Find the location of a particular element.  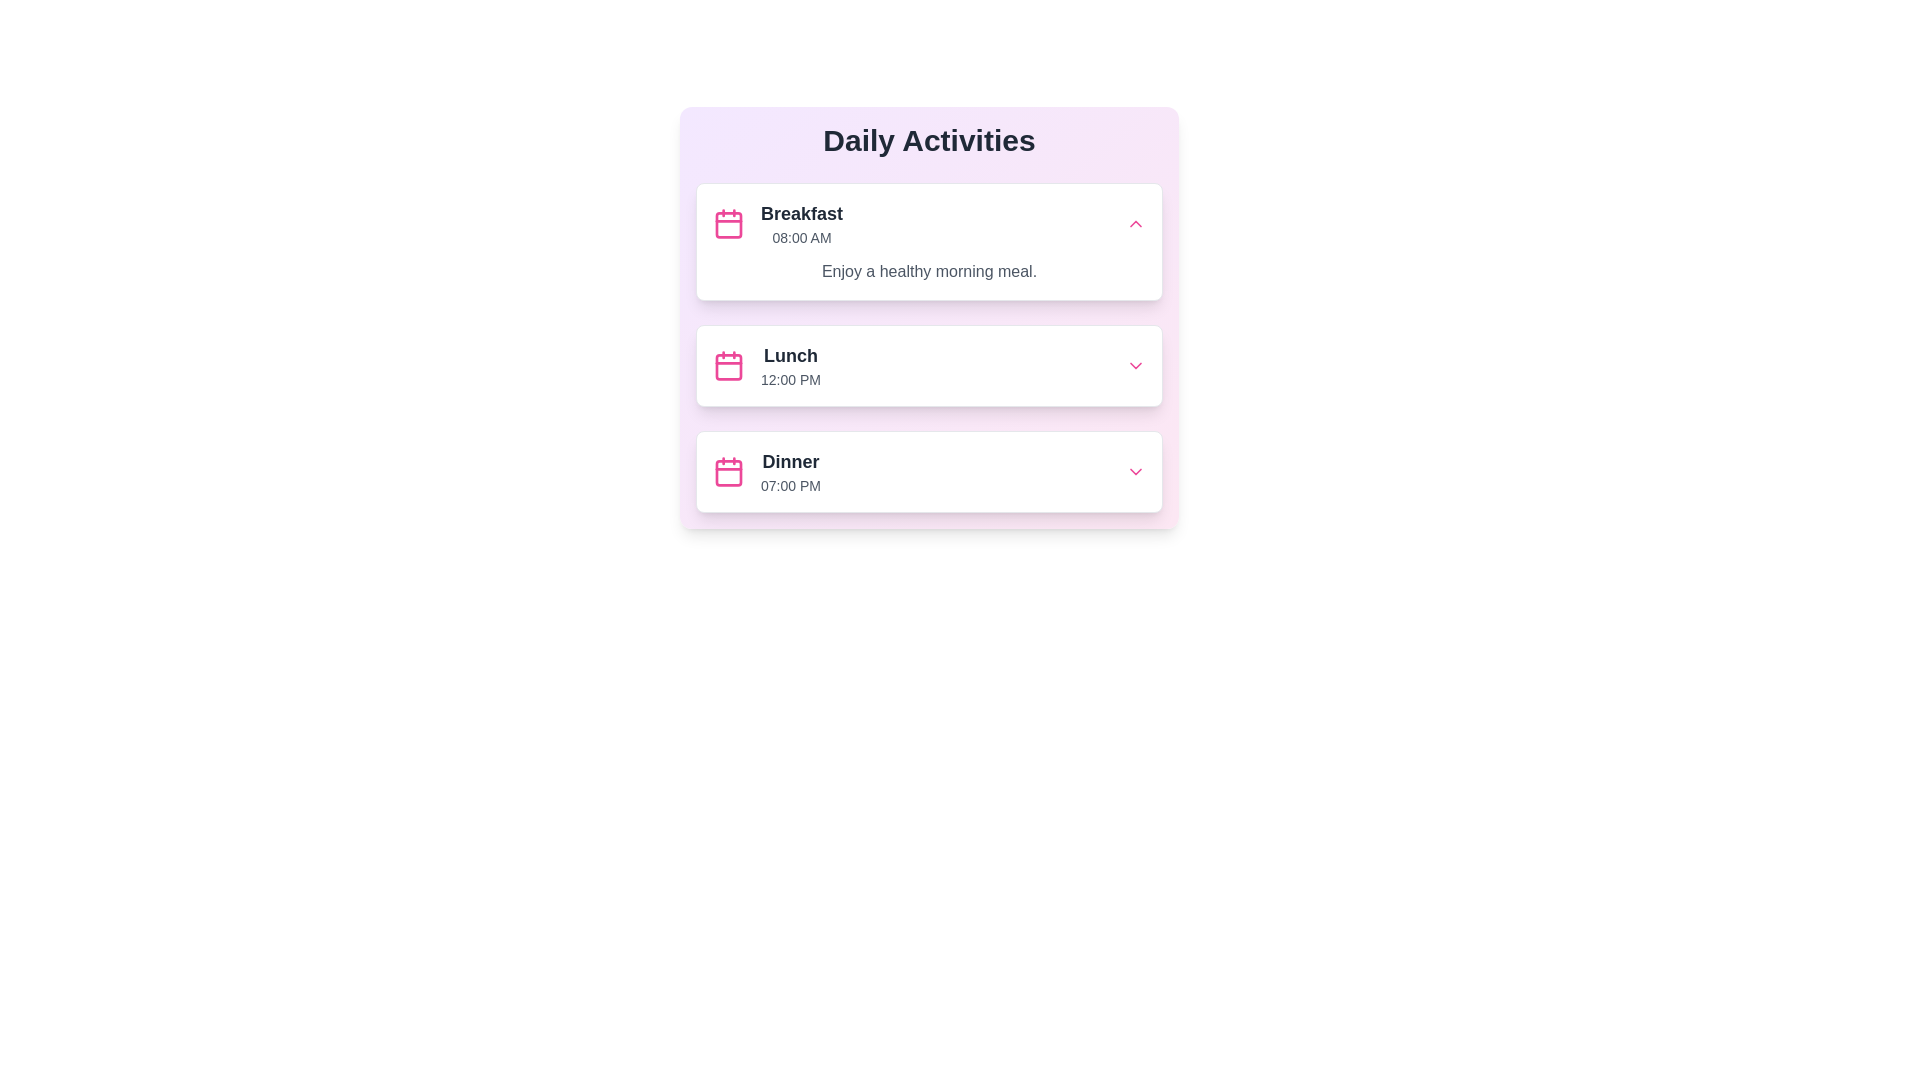

the 'Breakfast' text block located in the 'Daily Activities' panel, which displays 'Breakfast' in bold and '08:00 AM' in a smaller font, positioned next to a pink calendar icon is located at coordinates (801, 223).